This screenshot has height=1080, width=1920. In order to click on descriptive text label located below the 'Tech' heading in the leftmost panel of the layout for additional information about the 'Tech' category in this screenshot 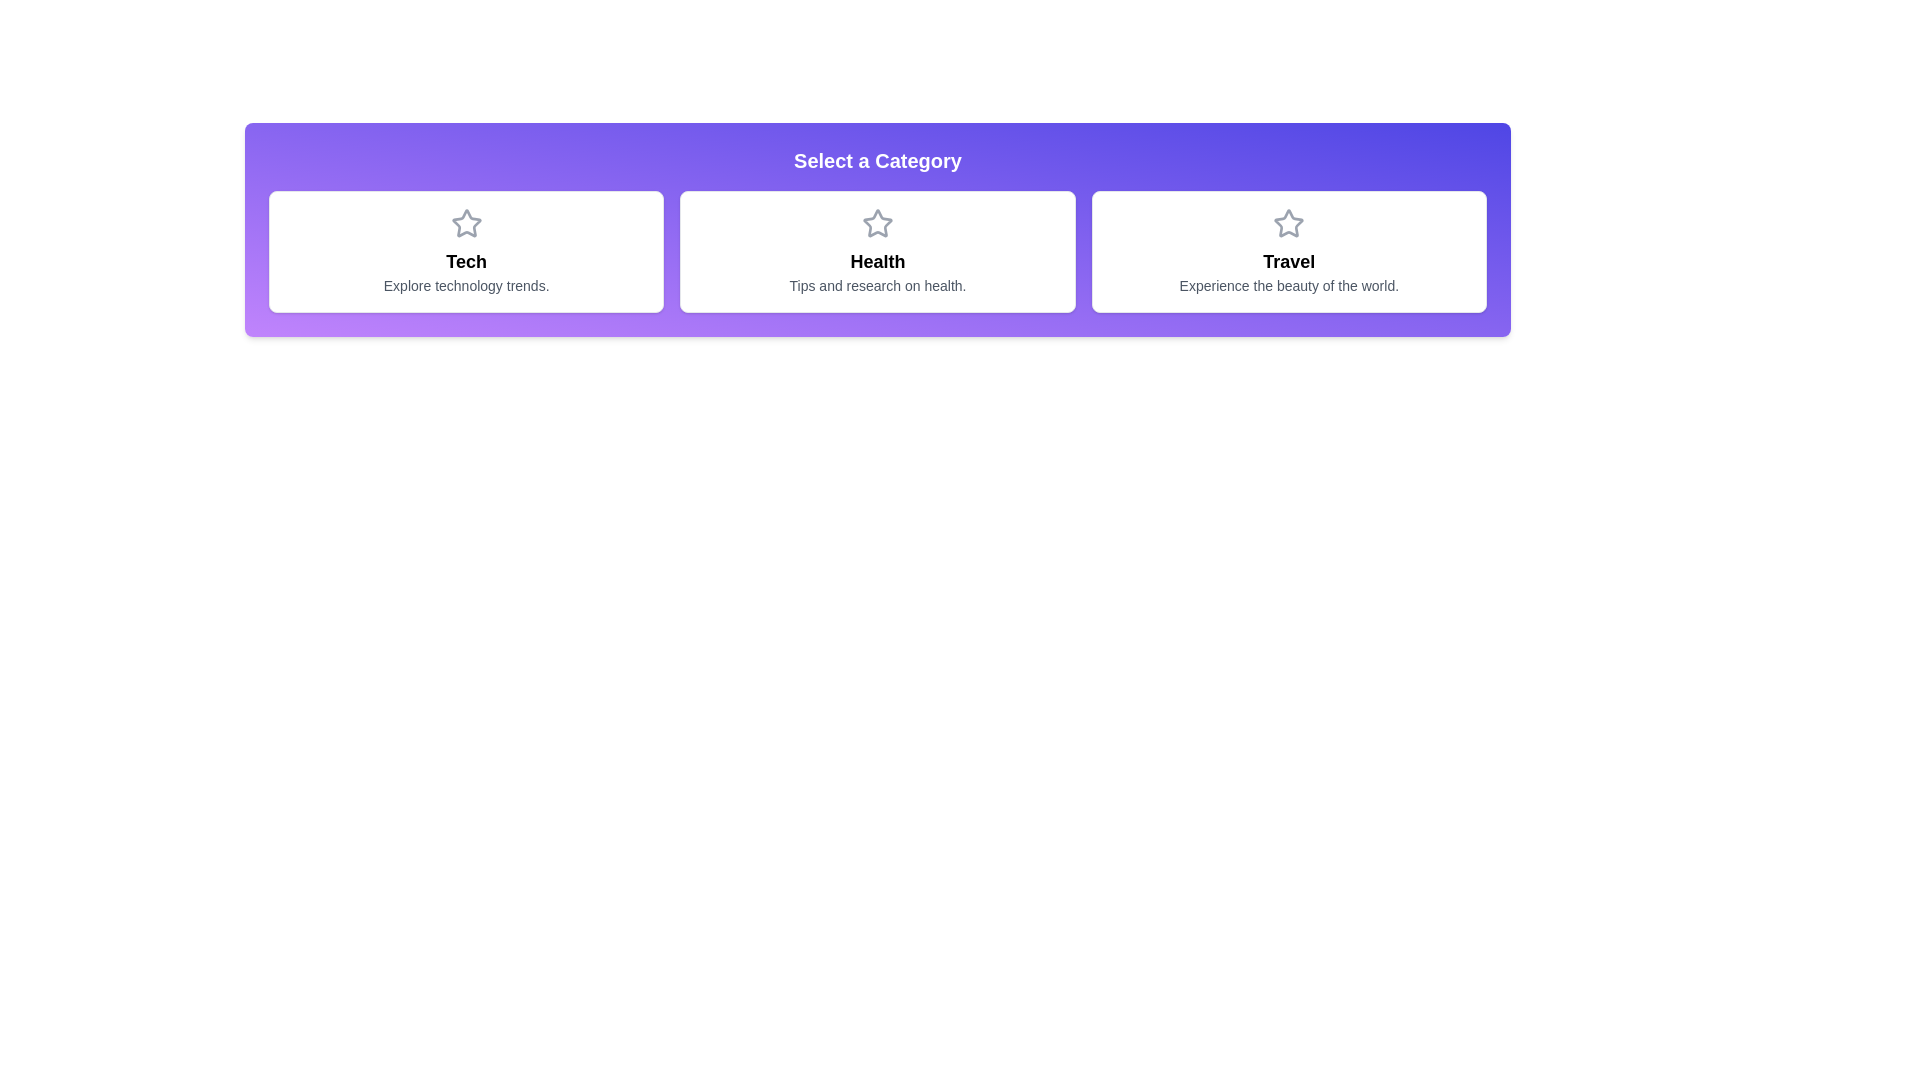, I will do `click(465, 285)`.